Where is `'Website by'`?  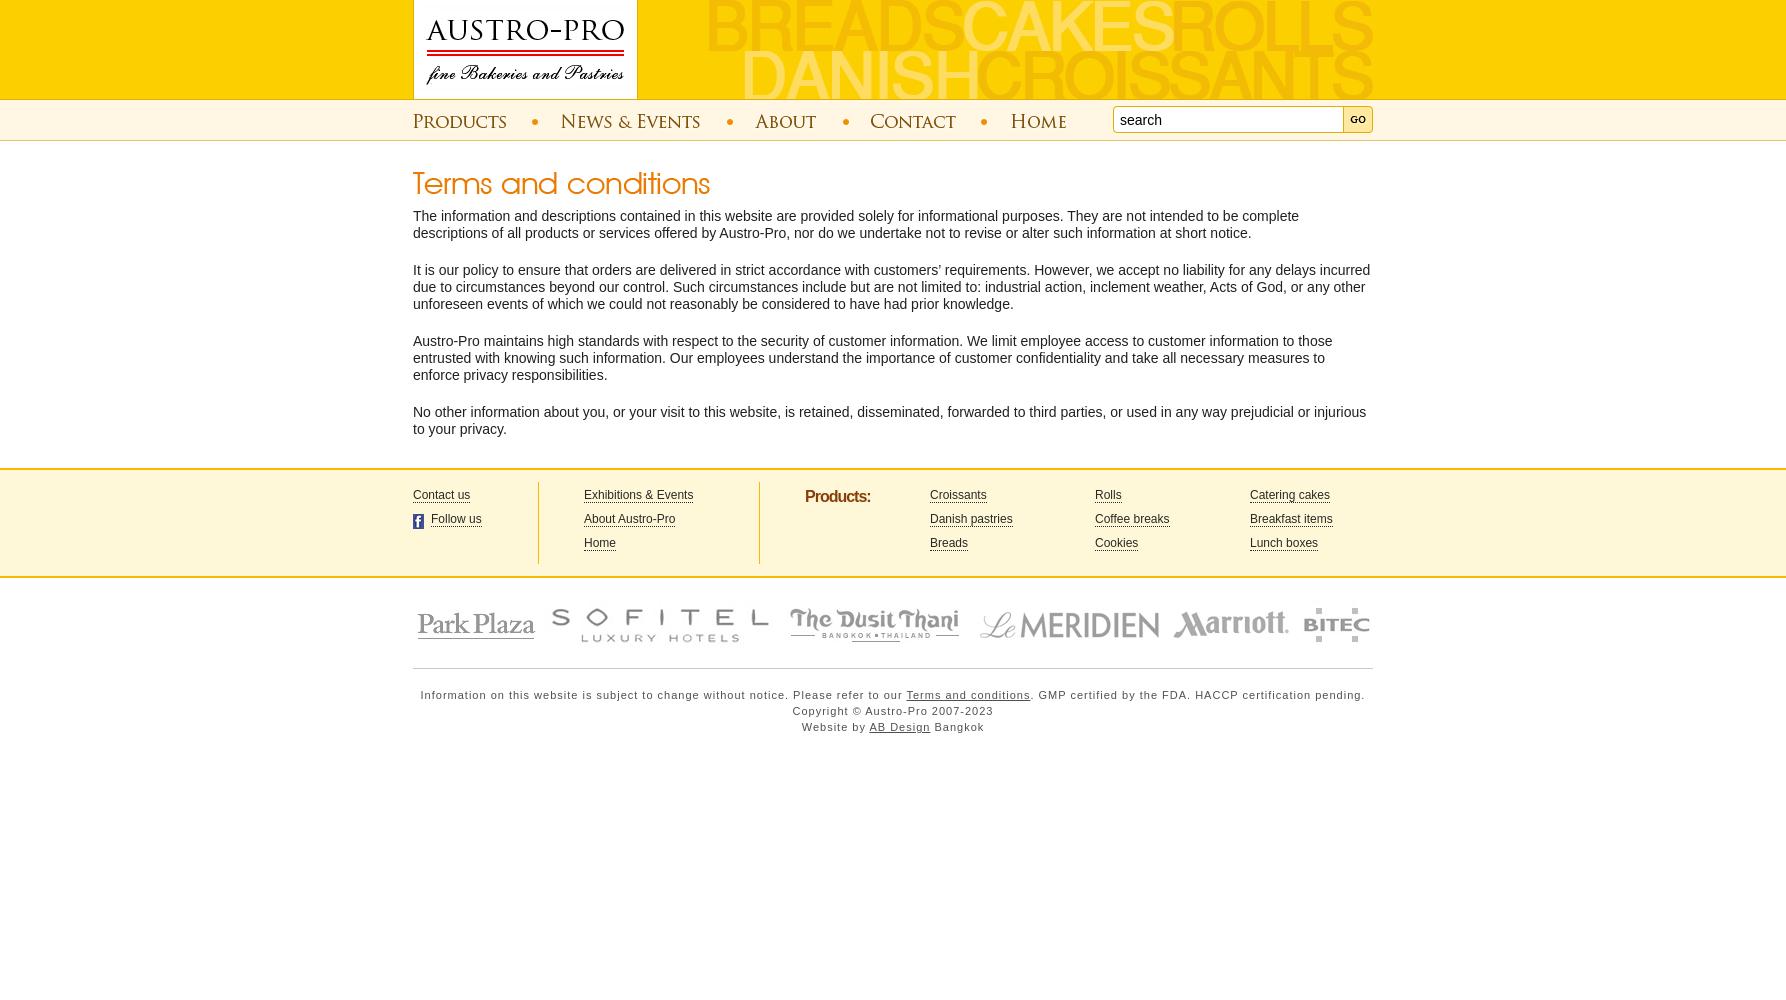 'Website by' is located at coordinates (833, 726).